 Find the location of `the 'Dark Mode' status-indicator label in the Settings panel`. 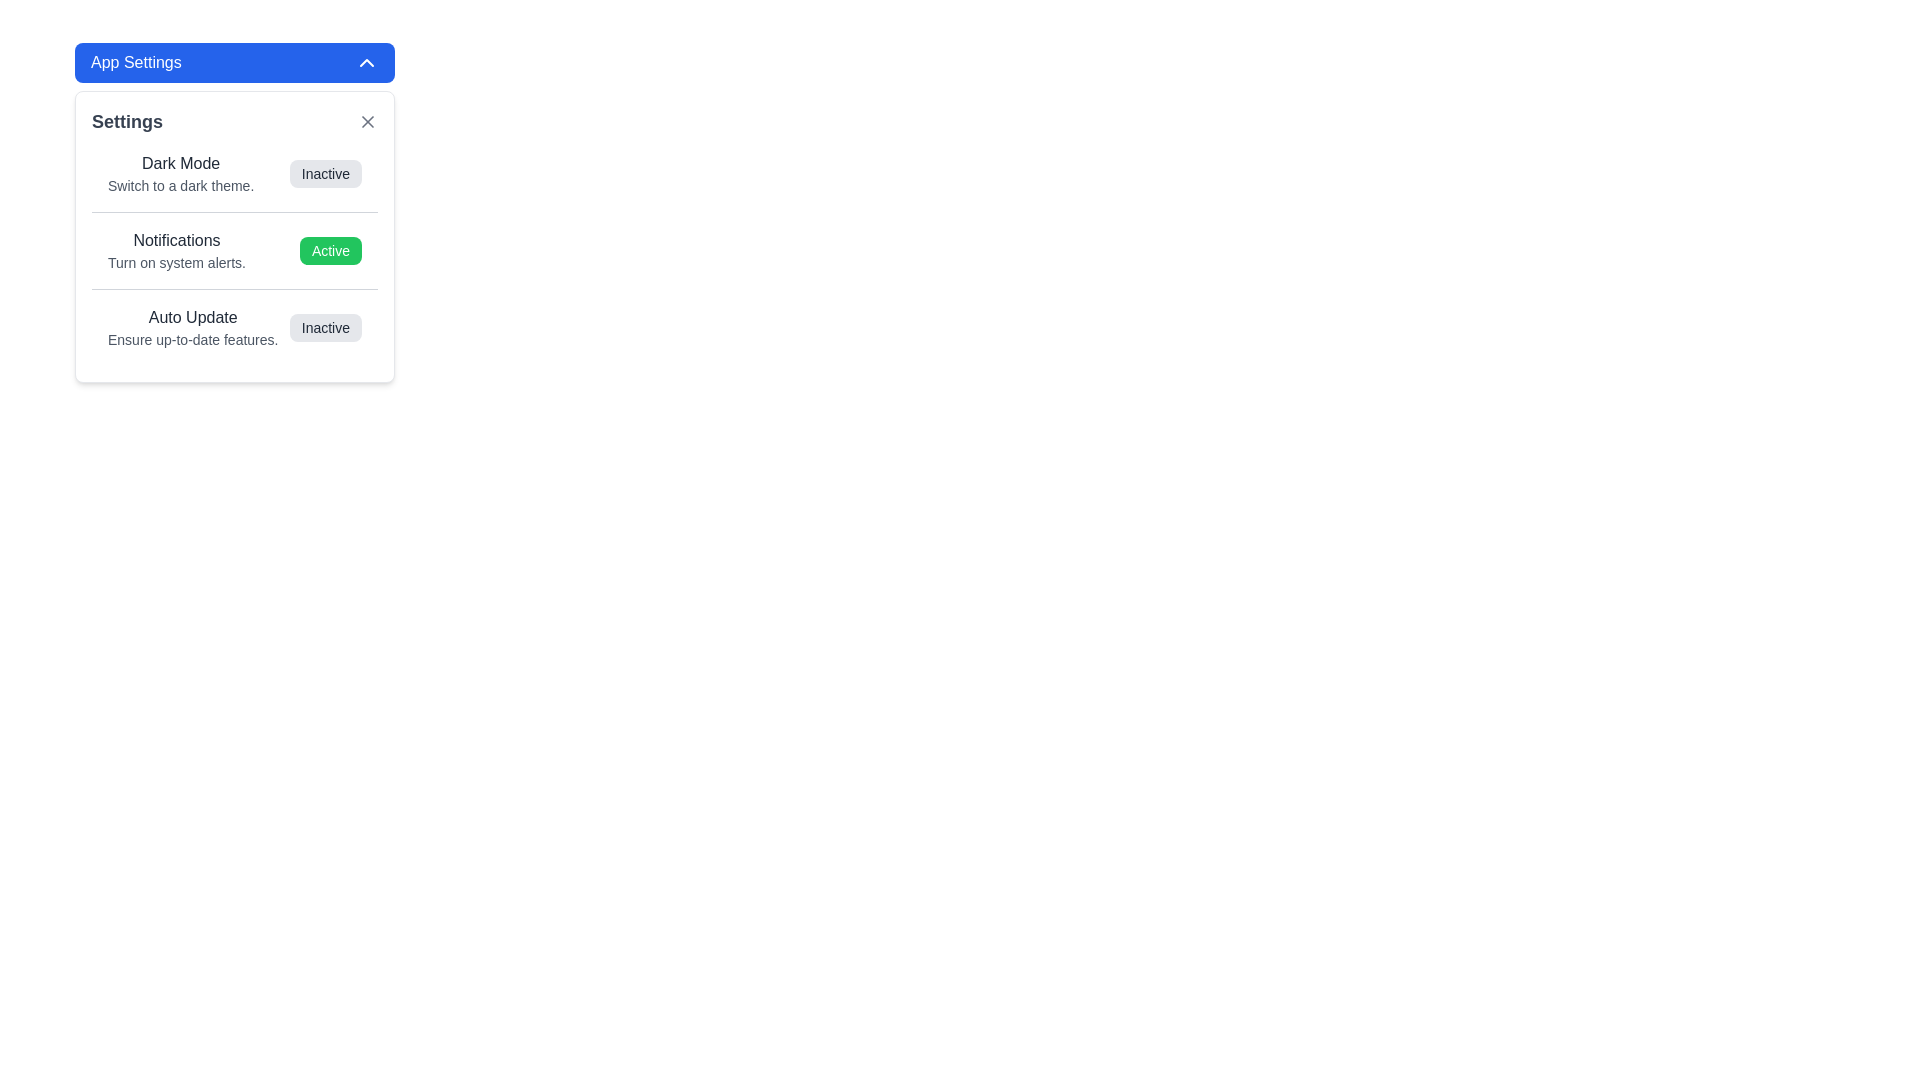

the 'Dark Mode' status-indicator label in the Settings panel is located at coordinates (325, 172).